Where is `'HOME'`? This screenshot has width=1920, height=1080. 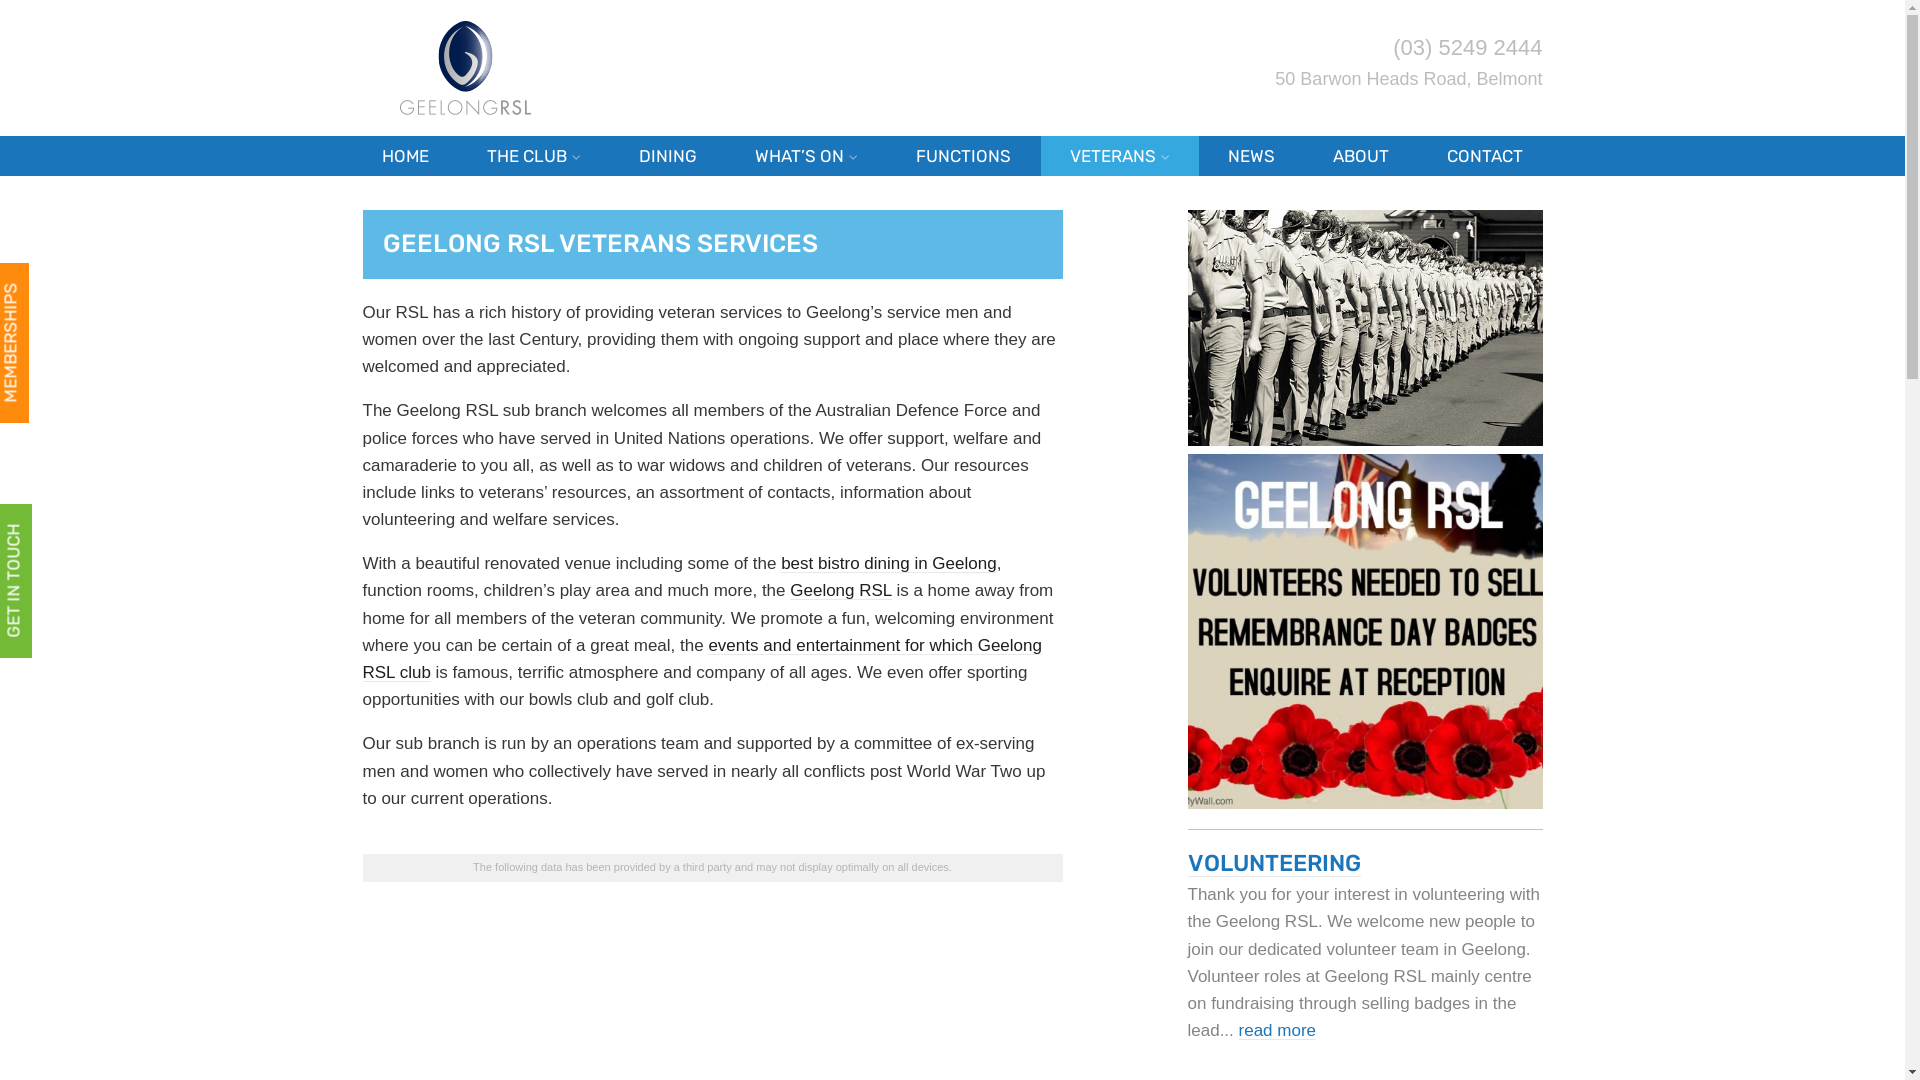
'HOME' is located at coordinates (403, 154).